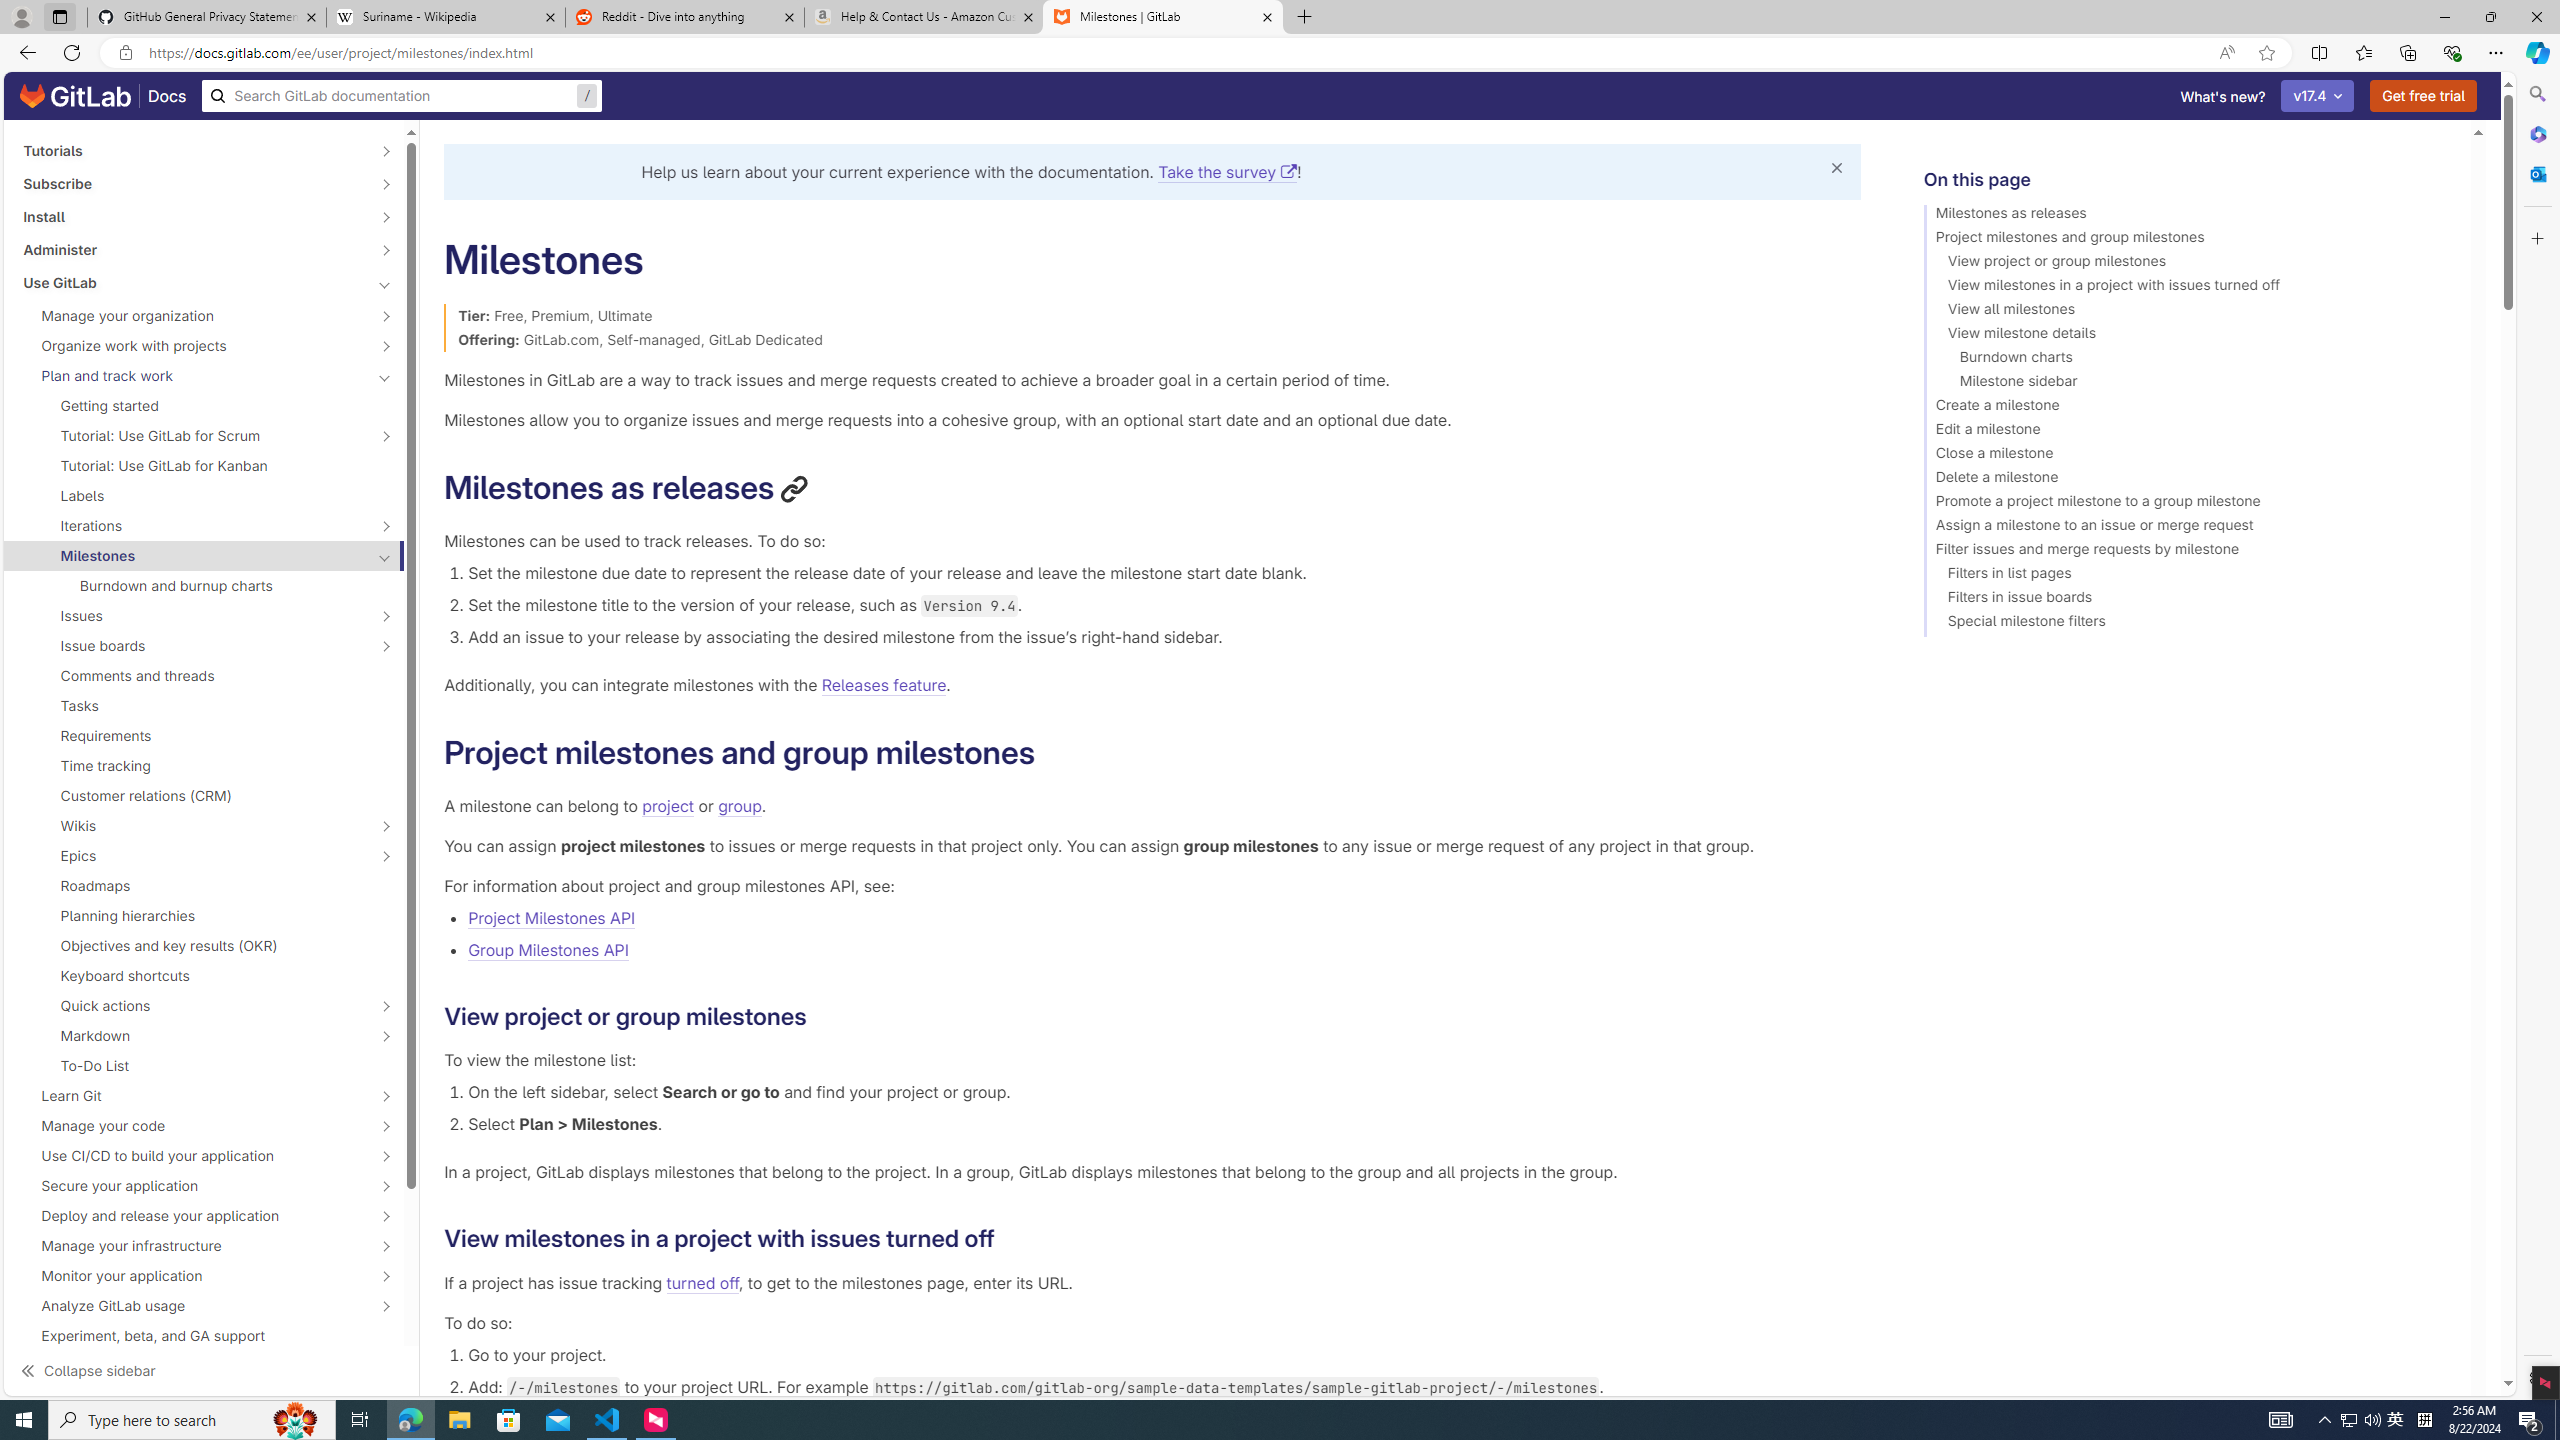  What do you see at coordinates (2188, 264) in the screenshot?
I see `'View project or group milestones'` at bounding box center [2188, 264].